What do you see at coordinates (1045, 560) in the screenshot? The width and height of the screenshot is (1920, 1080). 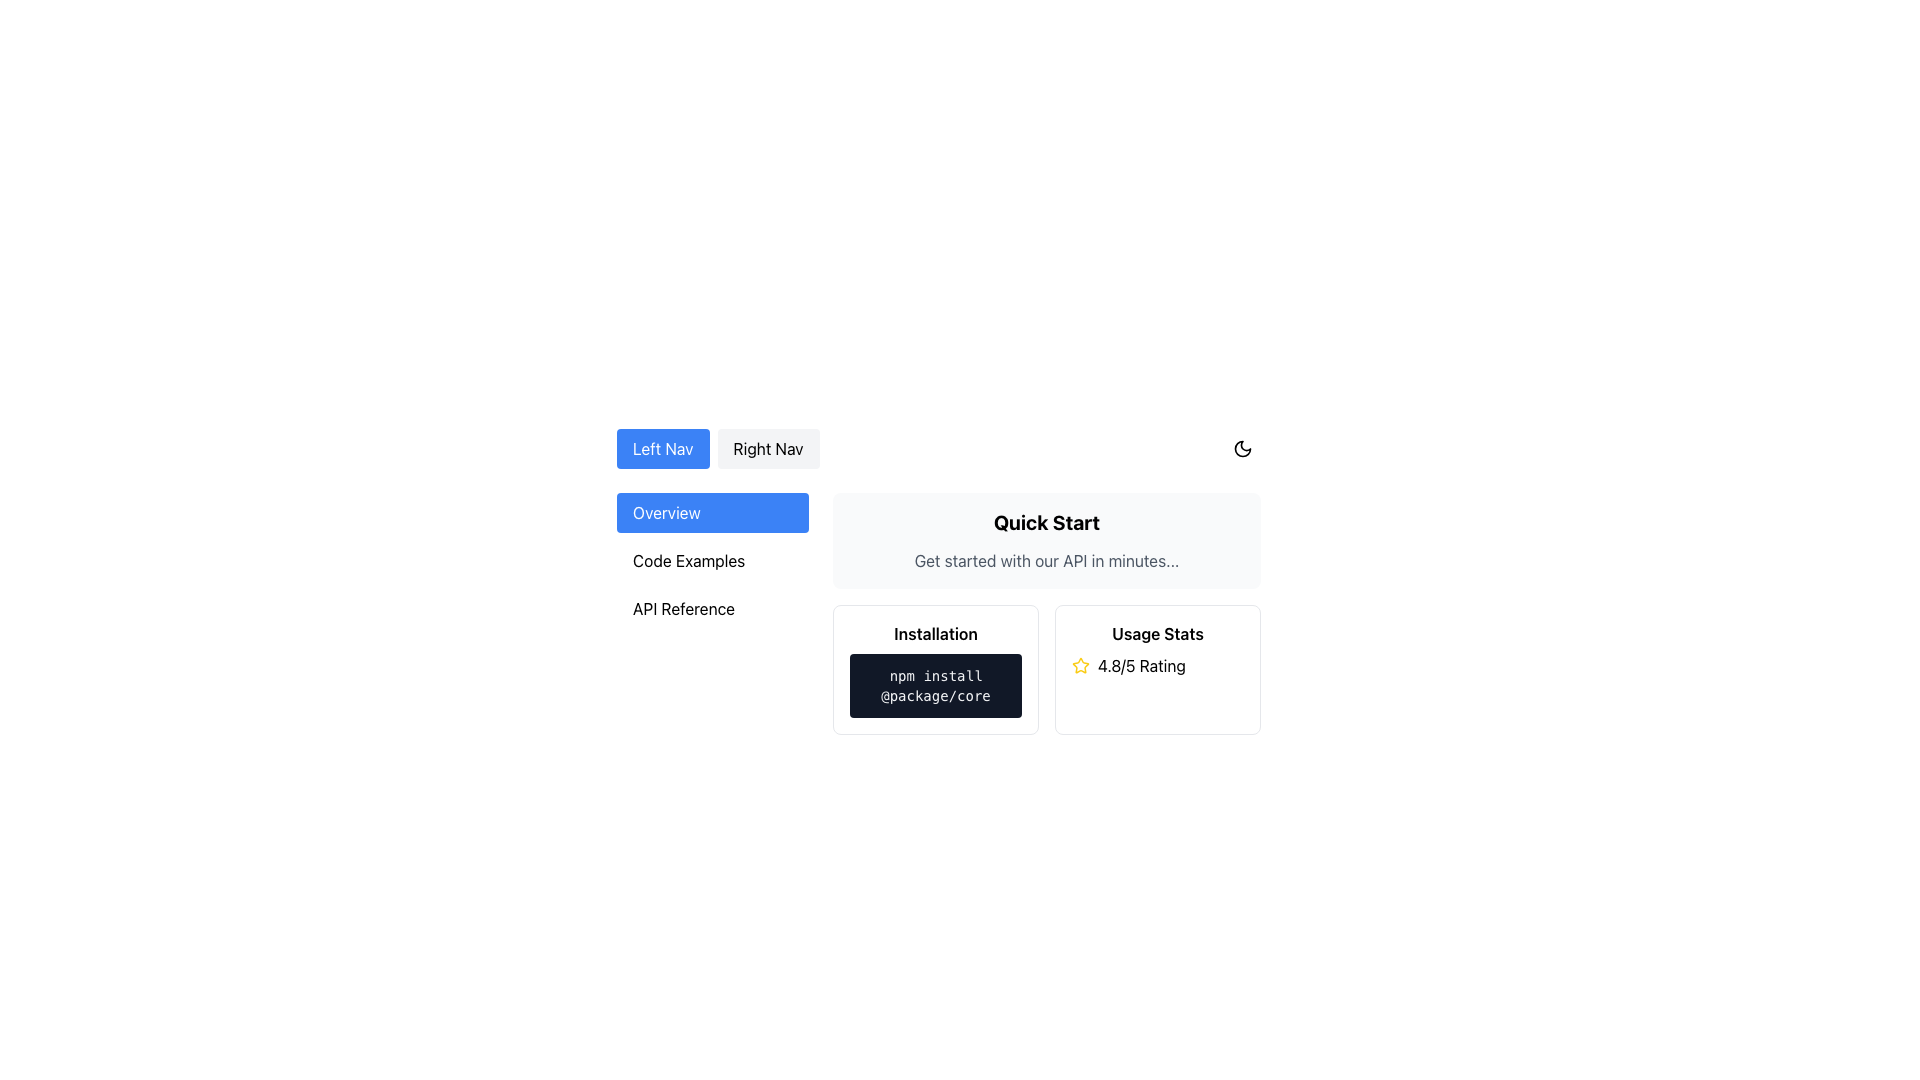 I see `text content displayed in gray font that says 'Get started with our API in minutes...' located below the 'Quick Start' heading` at bounding box center [1045, 560].